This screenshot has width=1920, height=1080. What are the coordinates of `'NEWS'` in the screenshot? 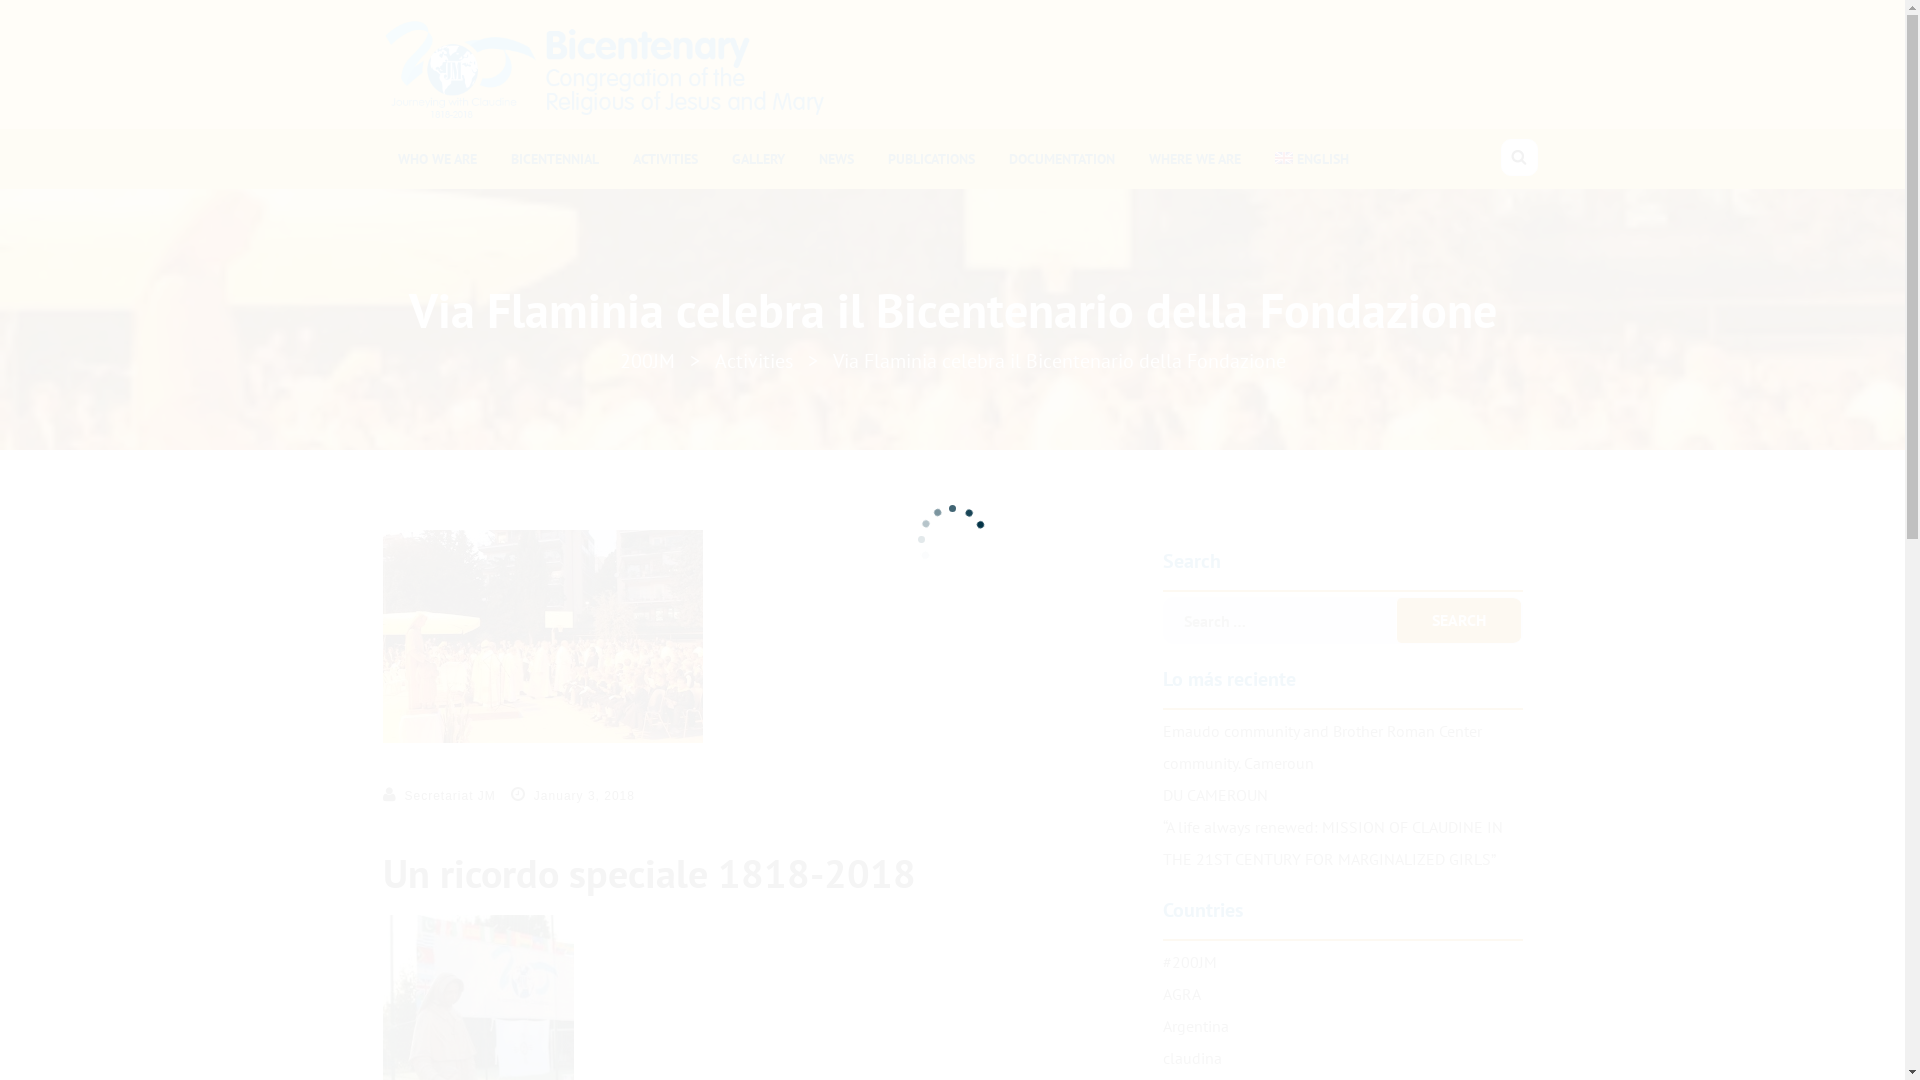 It's located at (836, 157).